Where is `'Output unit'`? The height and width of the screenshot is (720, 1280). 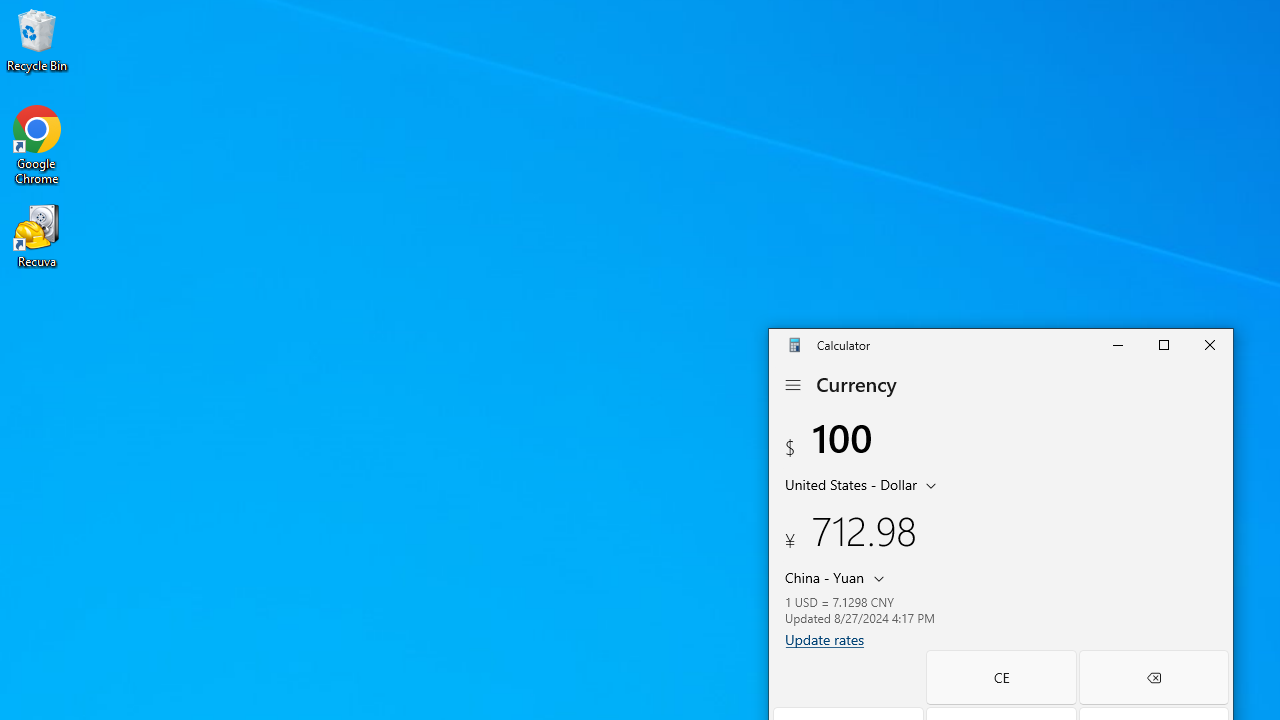 'Output unit' is located at coordinates (839, 577).